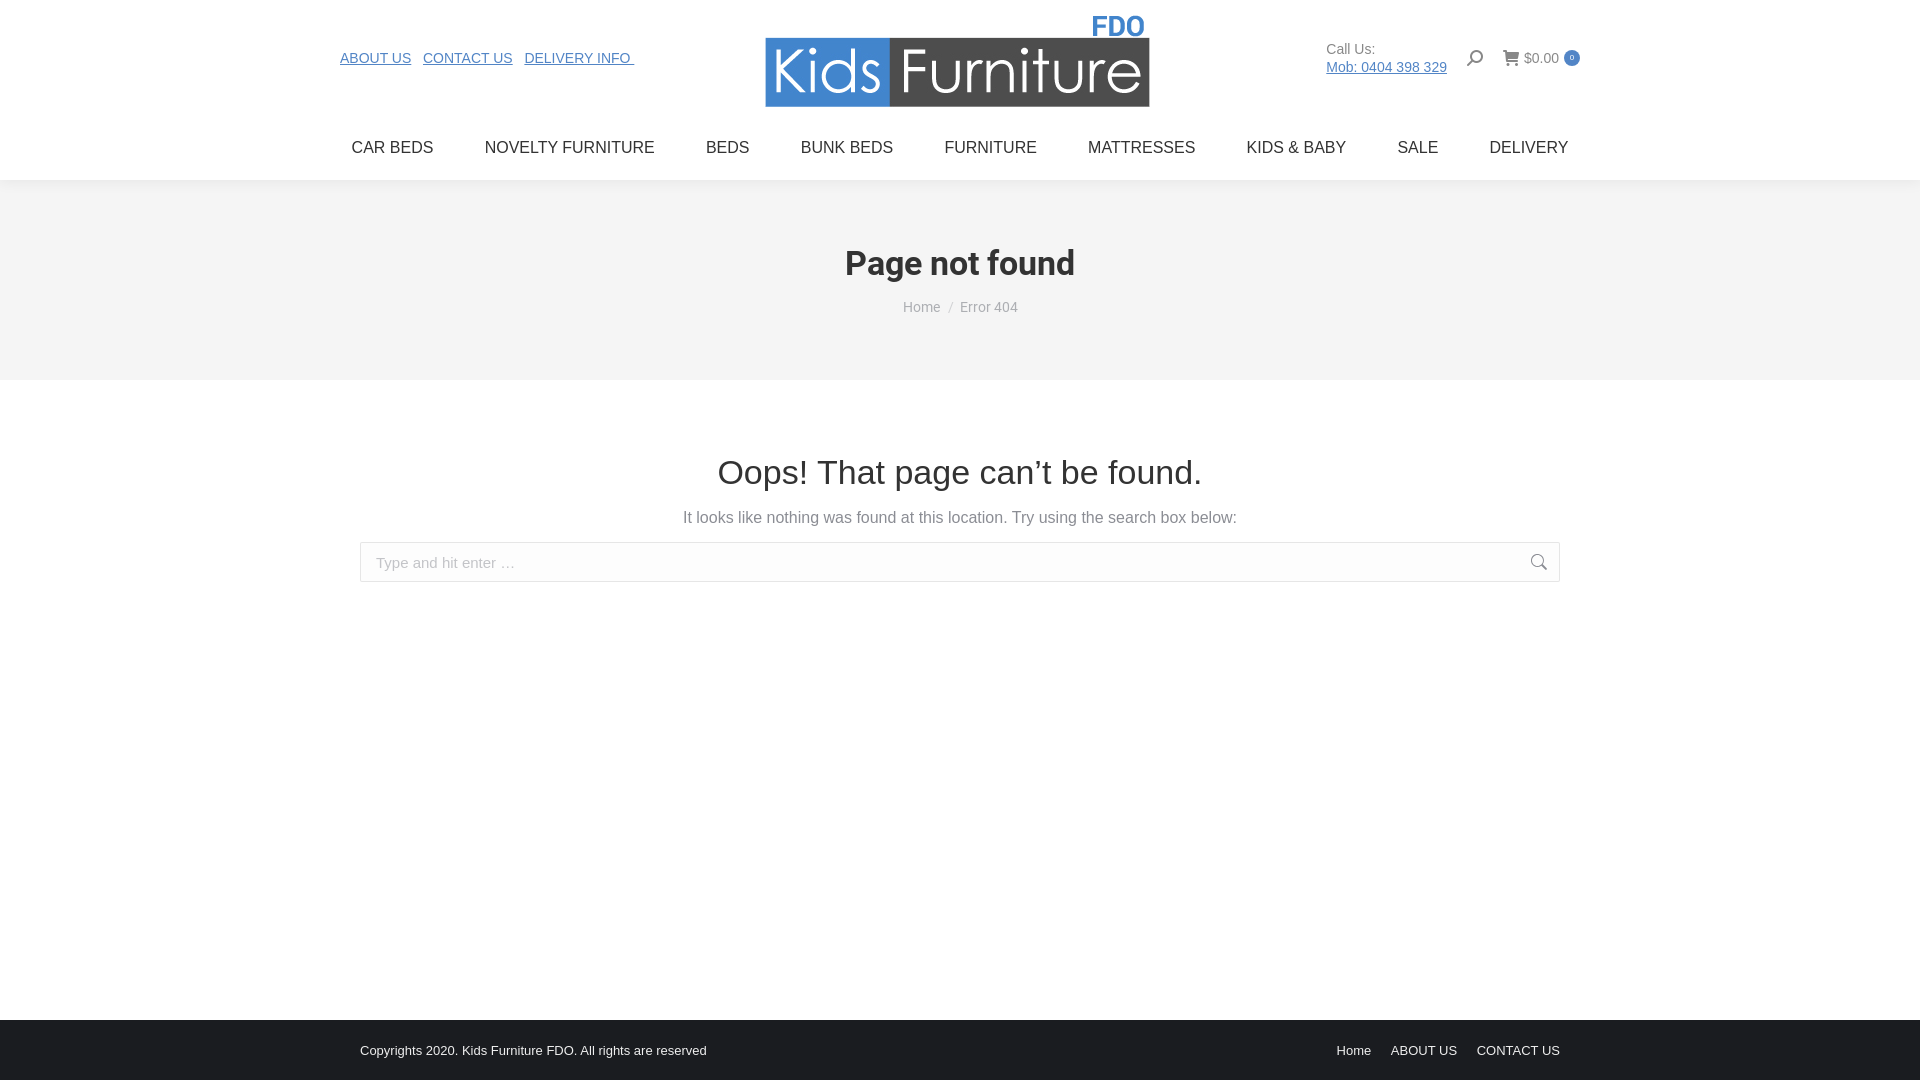 This screenshot has height=1080, width=1920. What do you see at coordinates (1518, 1049) in the screenshot?
I see `'CONTACT US'` at bounding box center [1518, 1049].